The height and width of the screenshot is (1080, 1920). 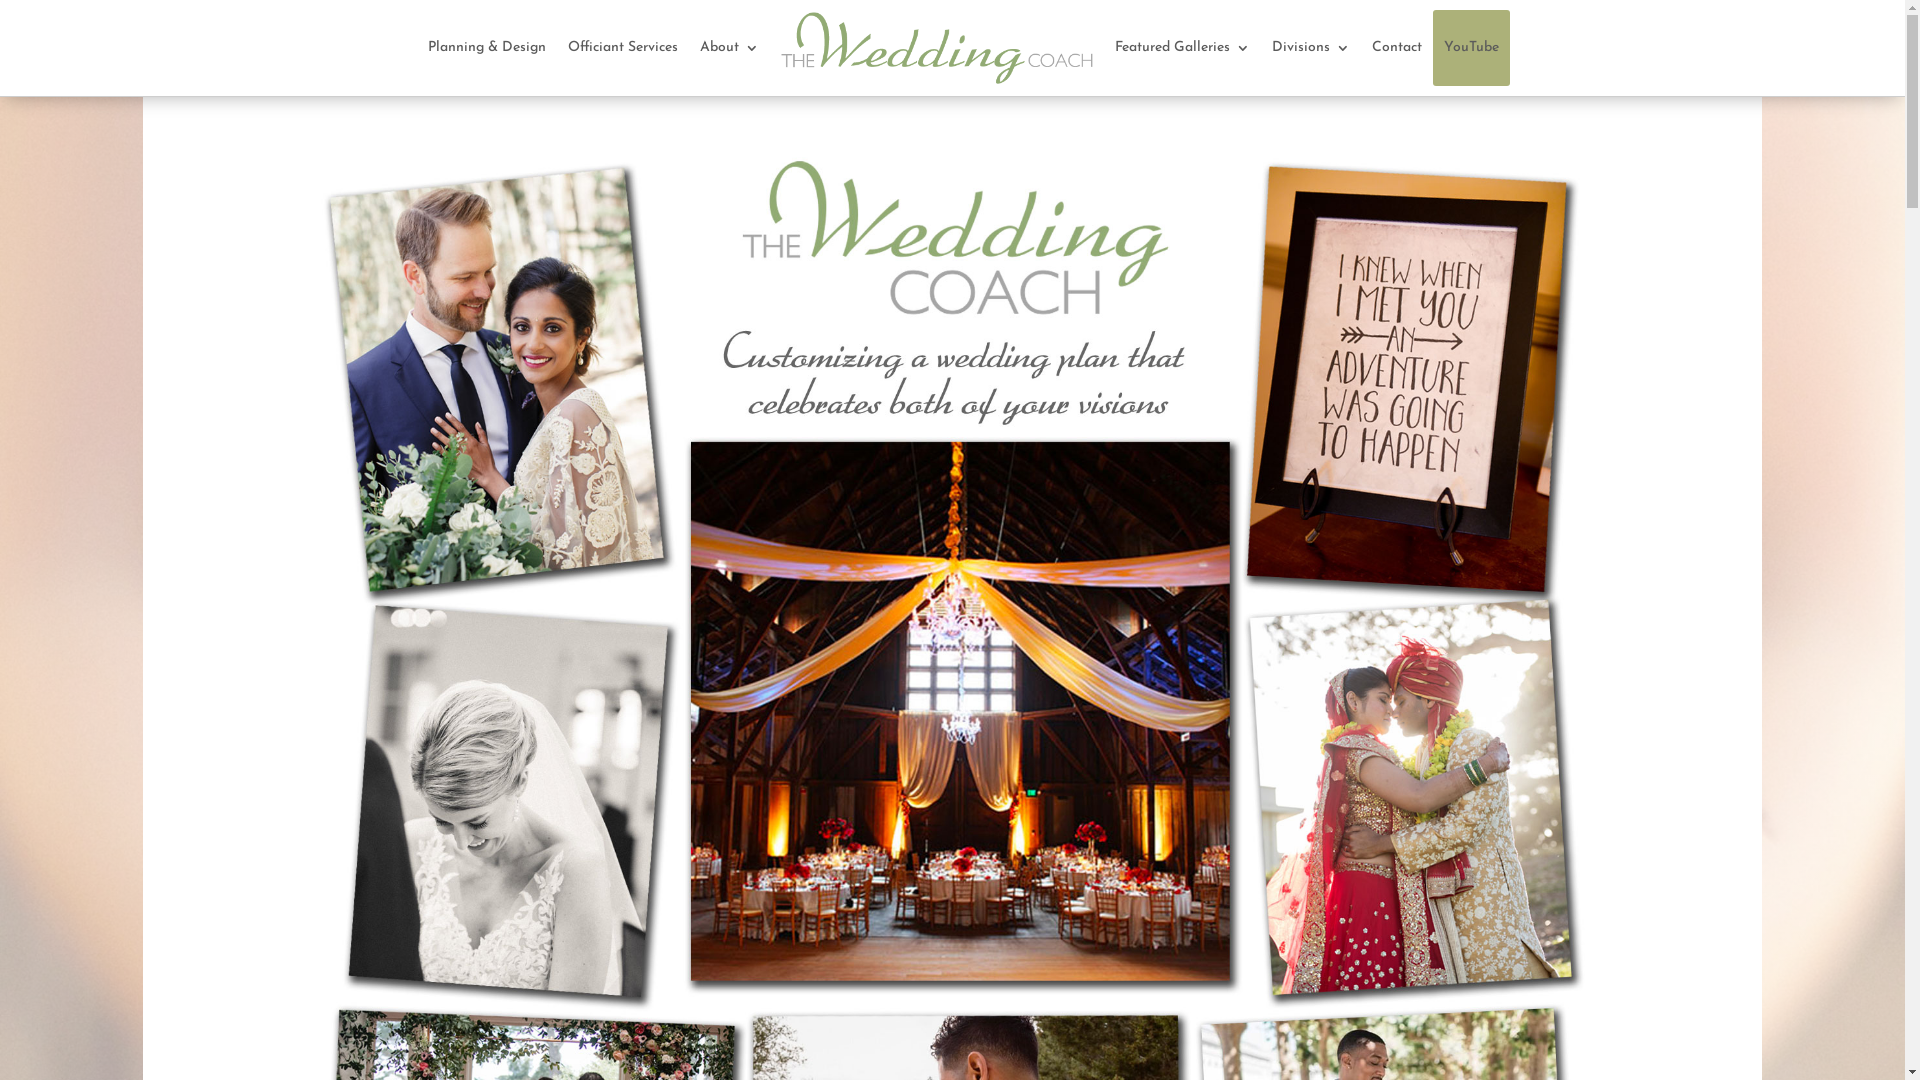 I want to click on 'Featured Galleries', so click(x=1113, y=46).